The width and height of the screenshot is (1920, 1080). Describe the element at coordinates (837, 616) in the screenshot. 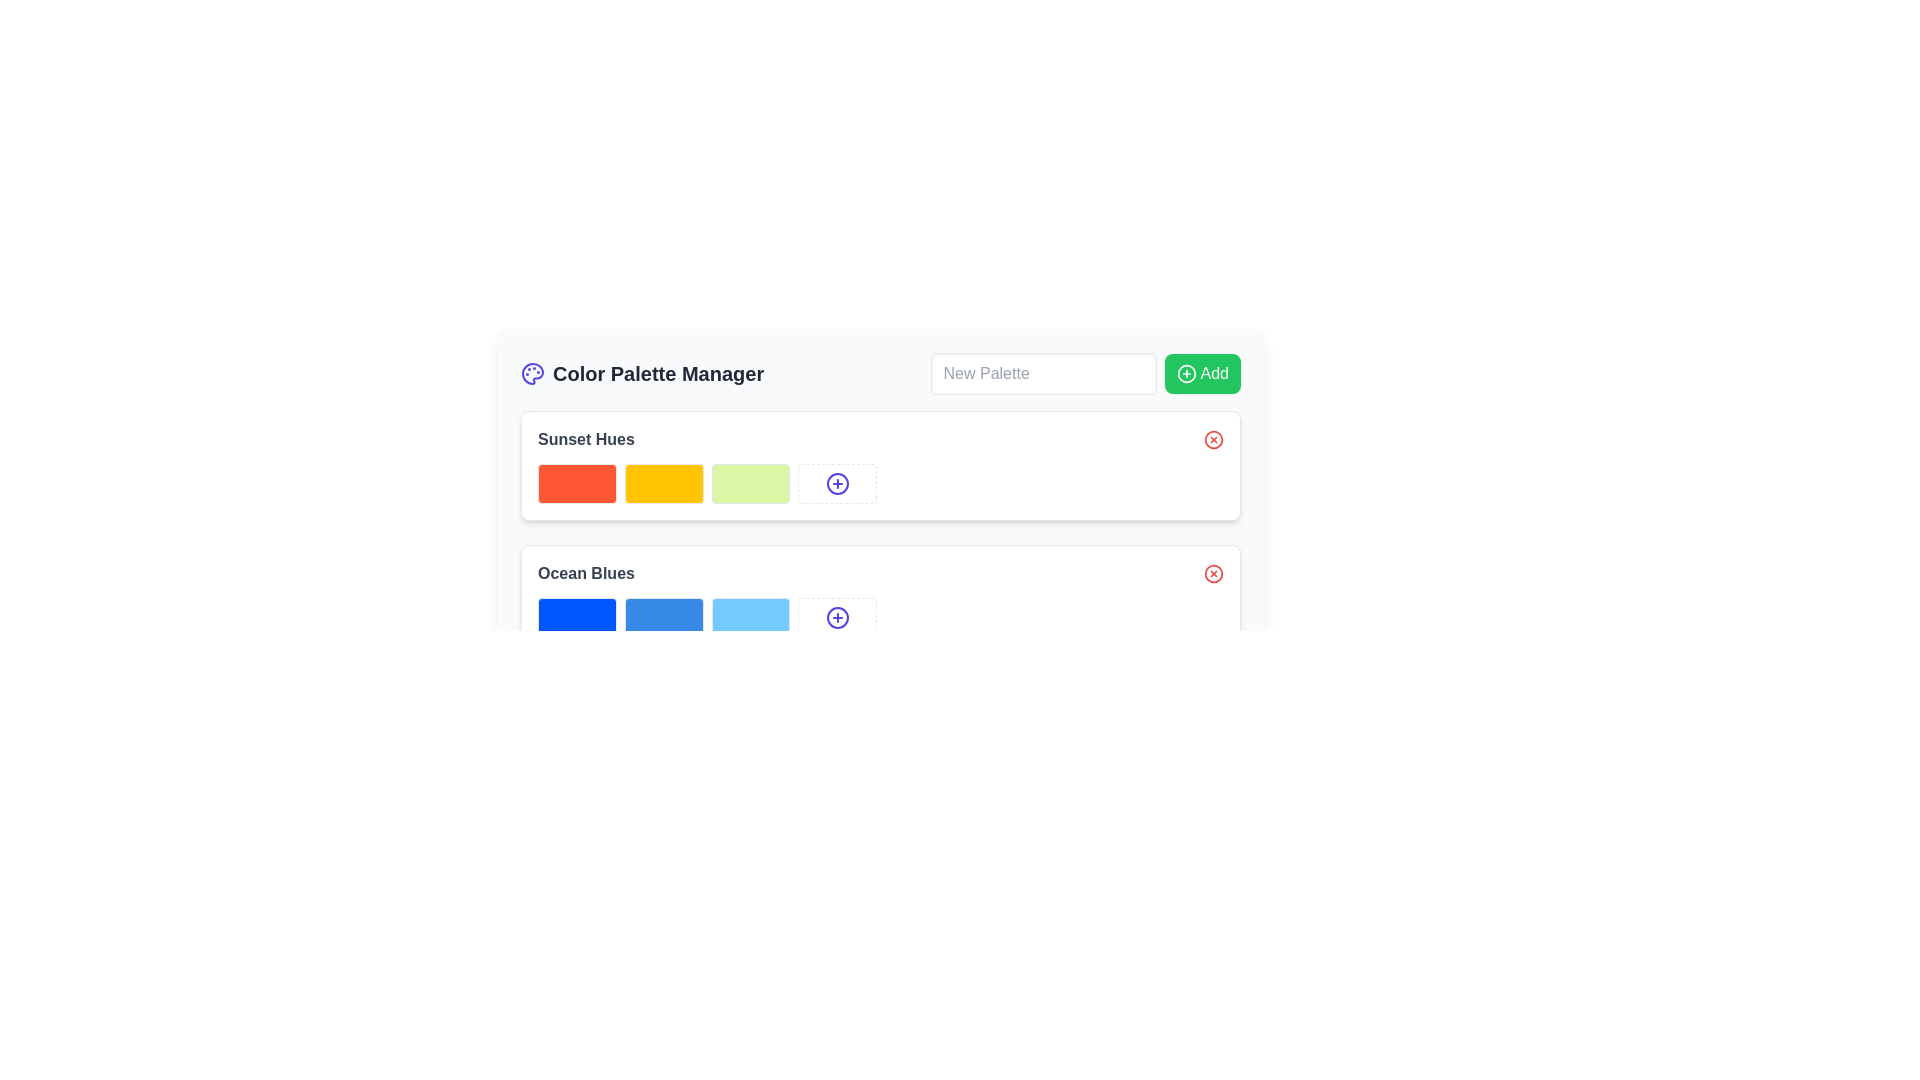

I see `SVG circle element that represents the '+' icon for adding new items or palettes to the list, located in the lower right section of the 'Ocean Blues' palette group` at that location.